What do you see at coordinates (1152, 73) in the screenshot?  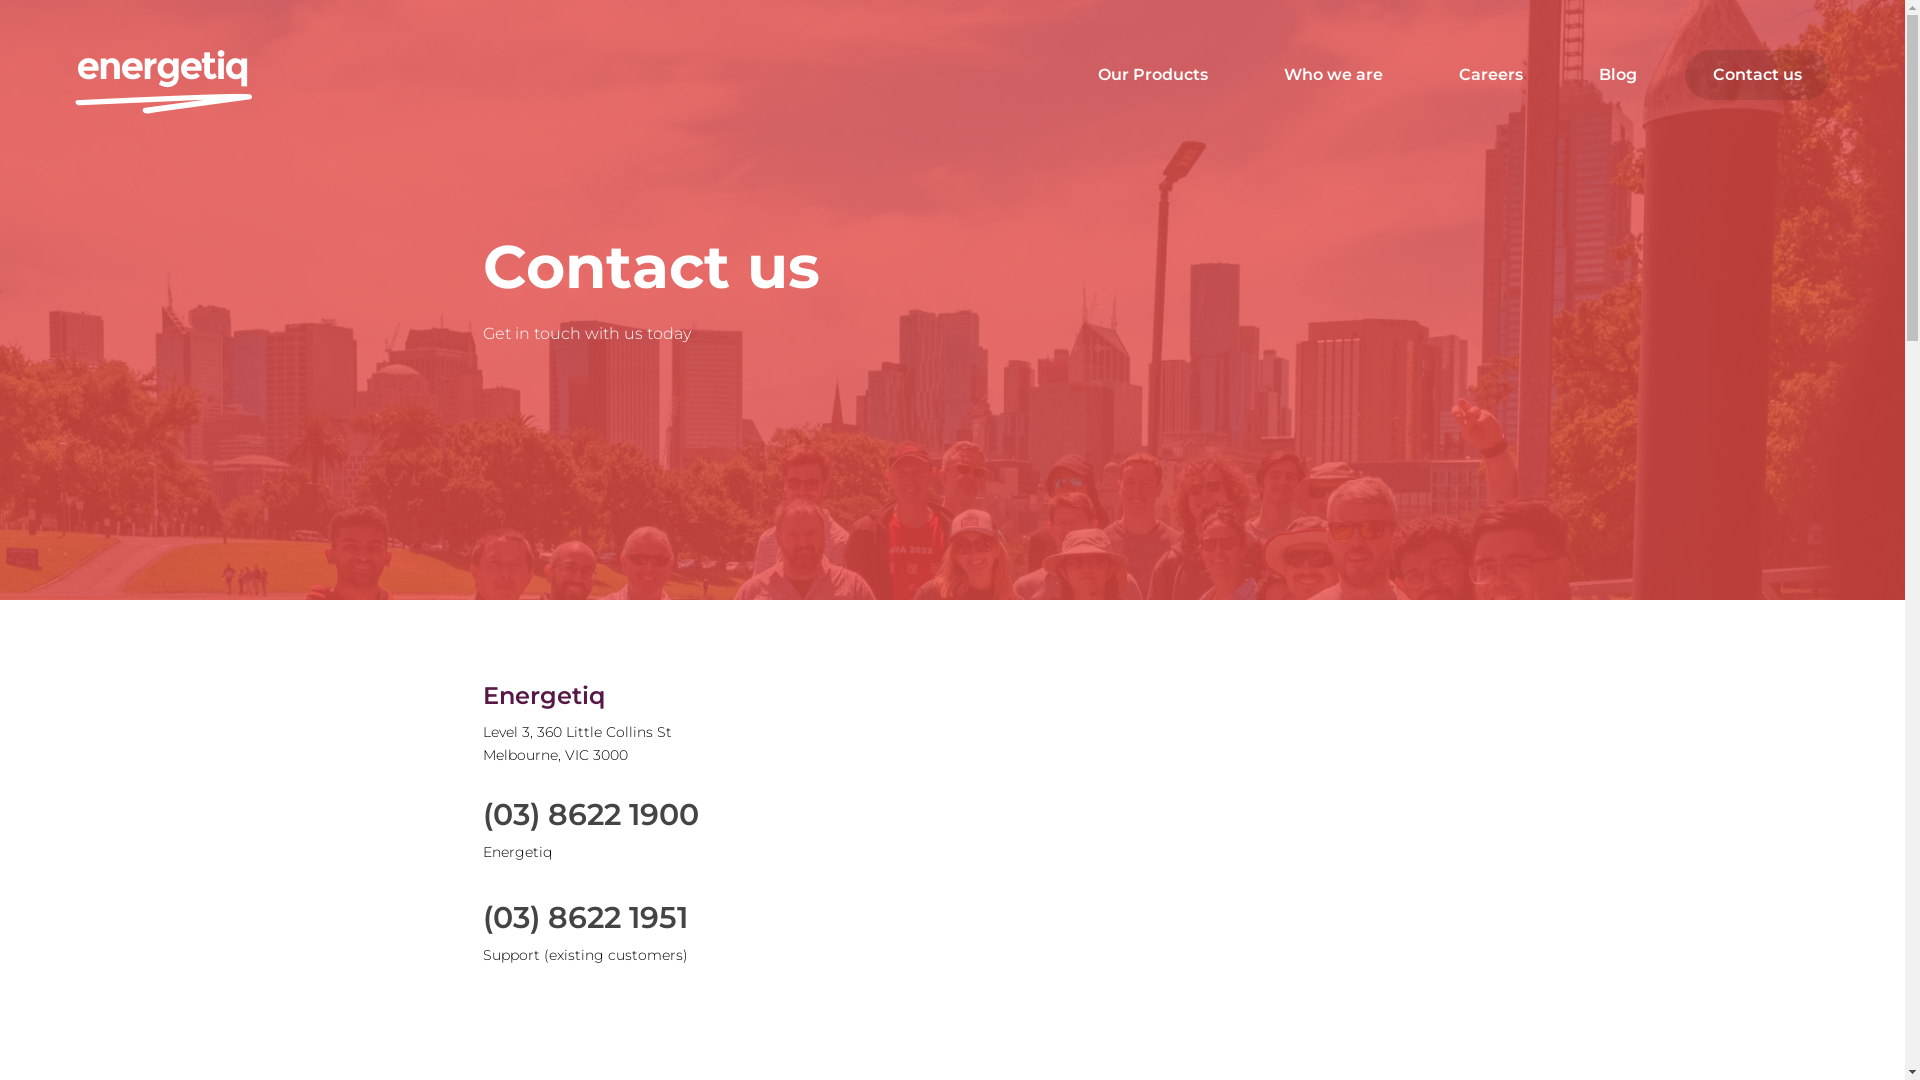 I see `'Our Products'` at bounding box center [1152, 73].